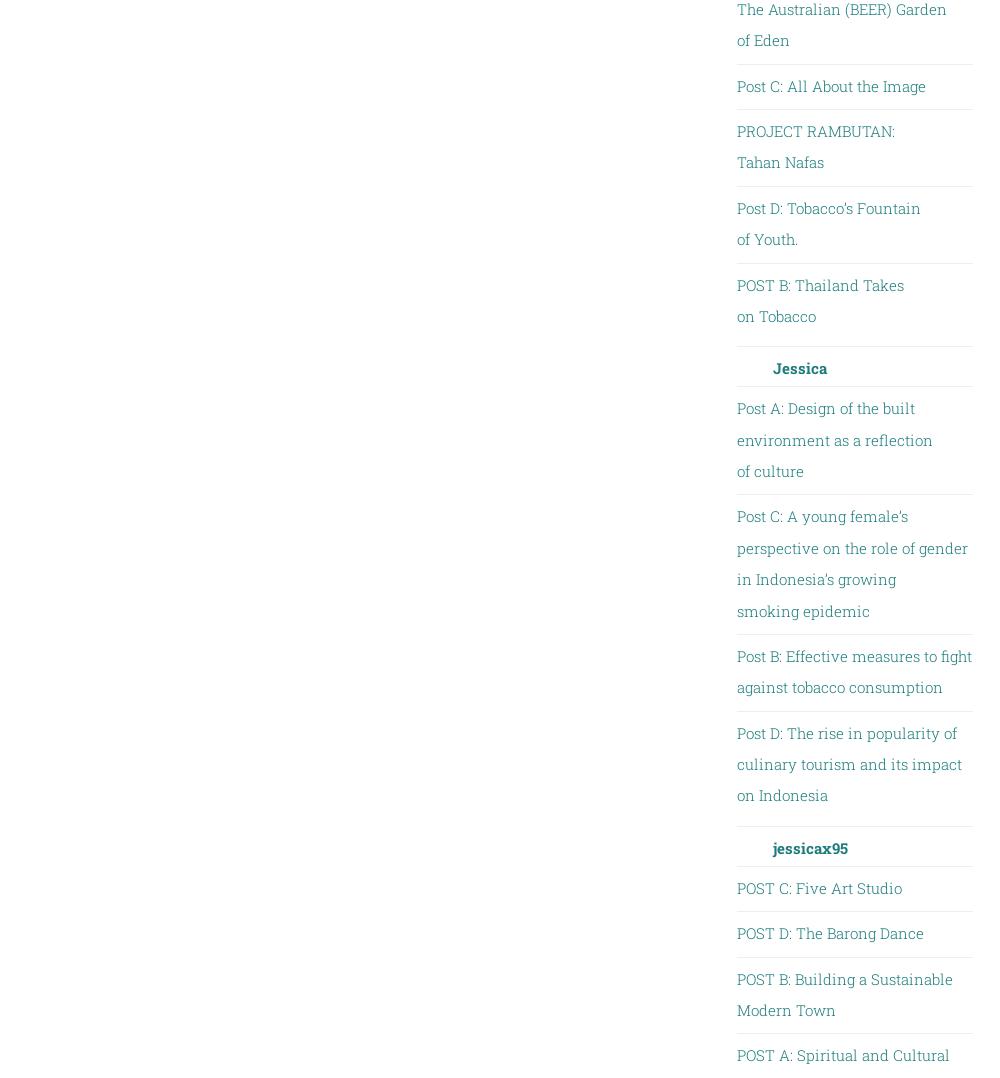 Image resolution: width=1000 pixels, height=1078 pixels. Describe the element at coordinates (829, 83) in the screenshot. I see `'Post C: All About the Image'` at that location.